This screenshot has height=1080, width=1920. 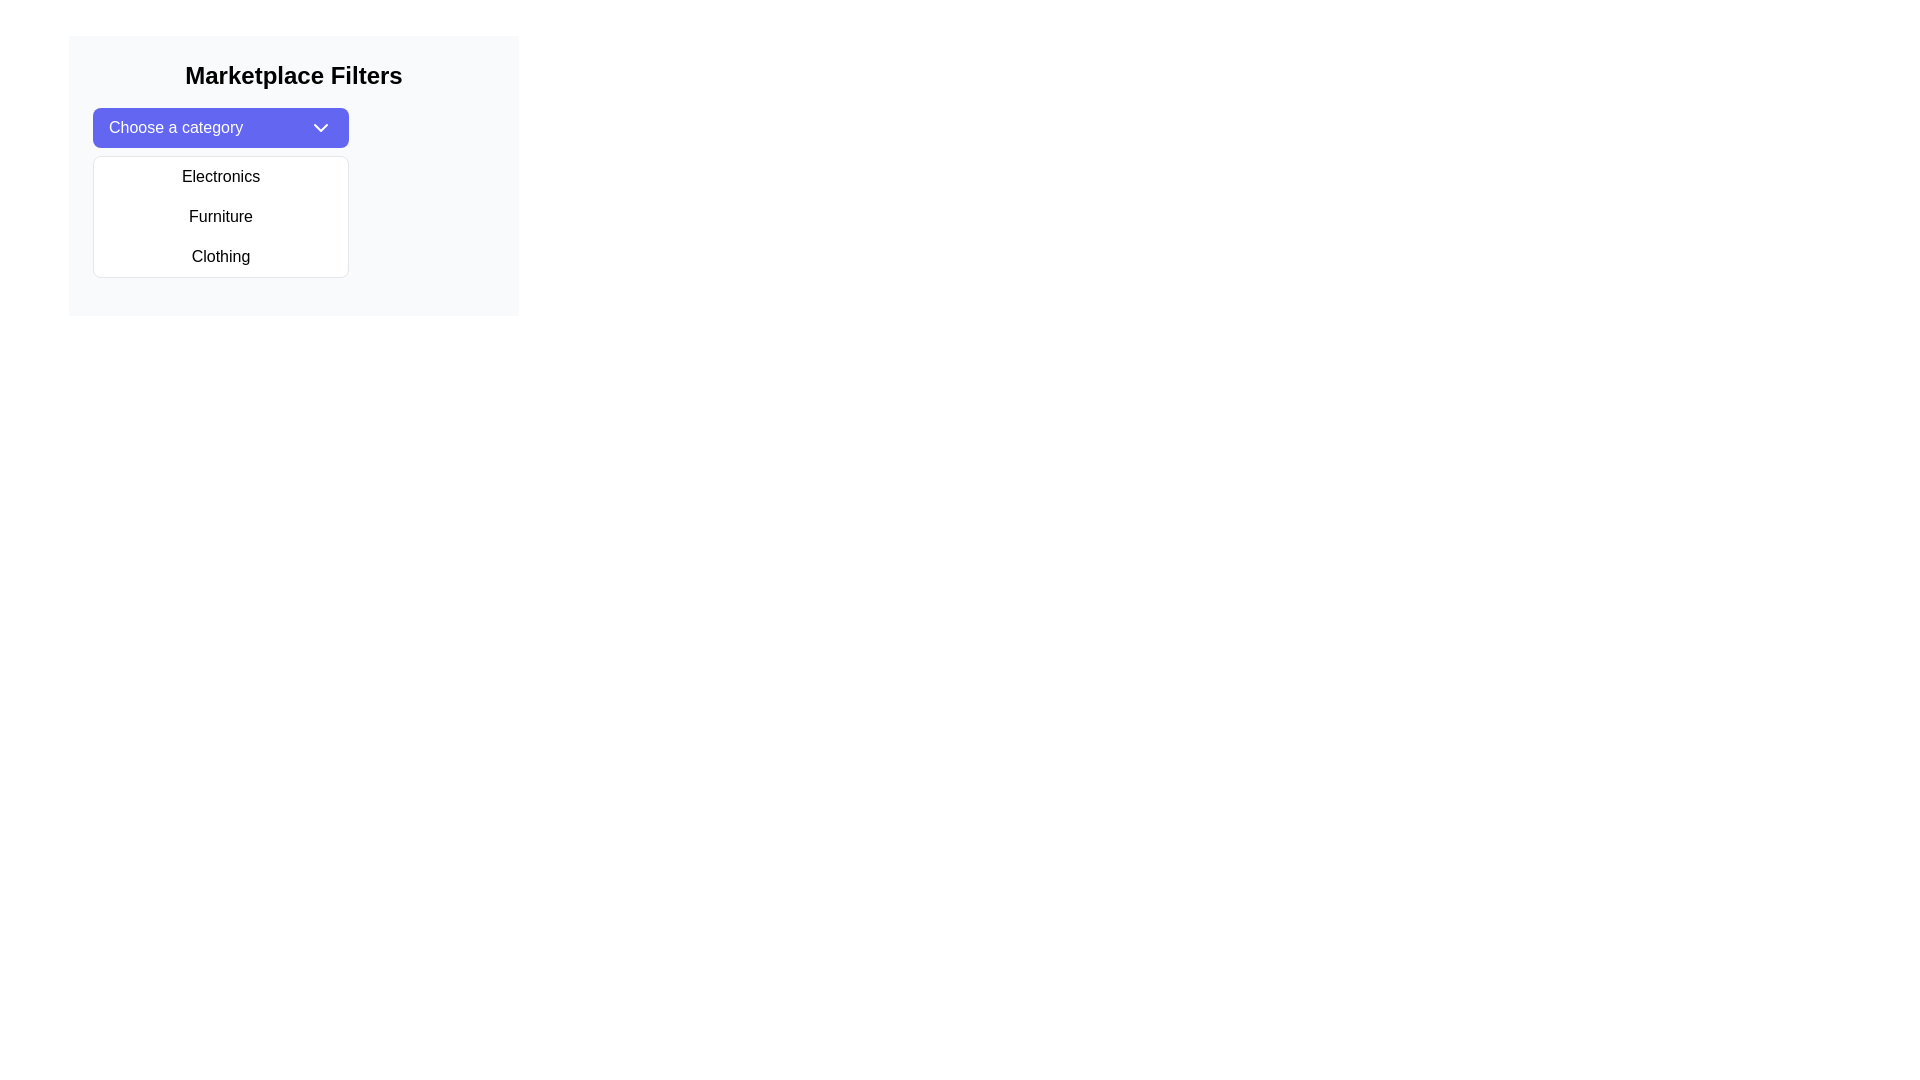 I want to click on the 'Furniture' dropdown menu item, which is the second item in the dropdown menu styled with a white background and black text, so click(x=220, y=216).